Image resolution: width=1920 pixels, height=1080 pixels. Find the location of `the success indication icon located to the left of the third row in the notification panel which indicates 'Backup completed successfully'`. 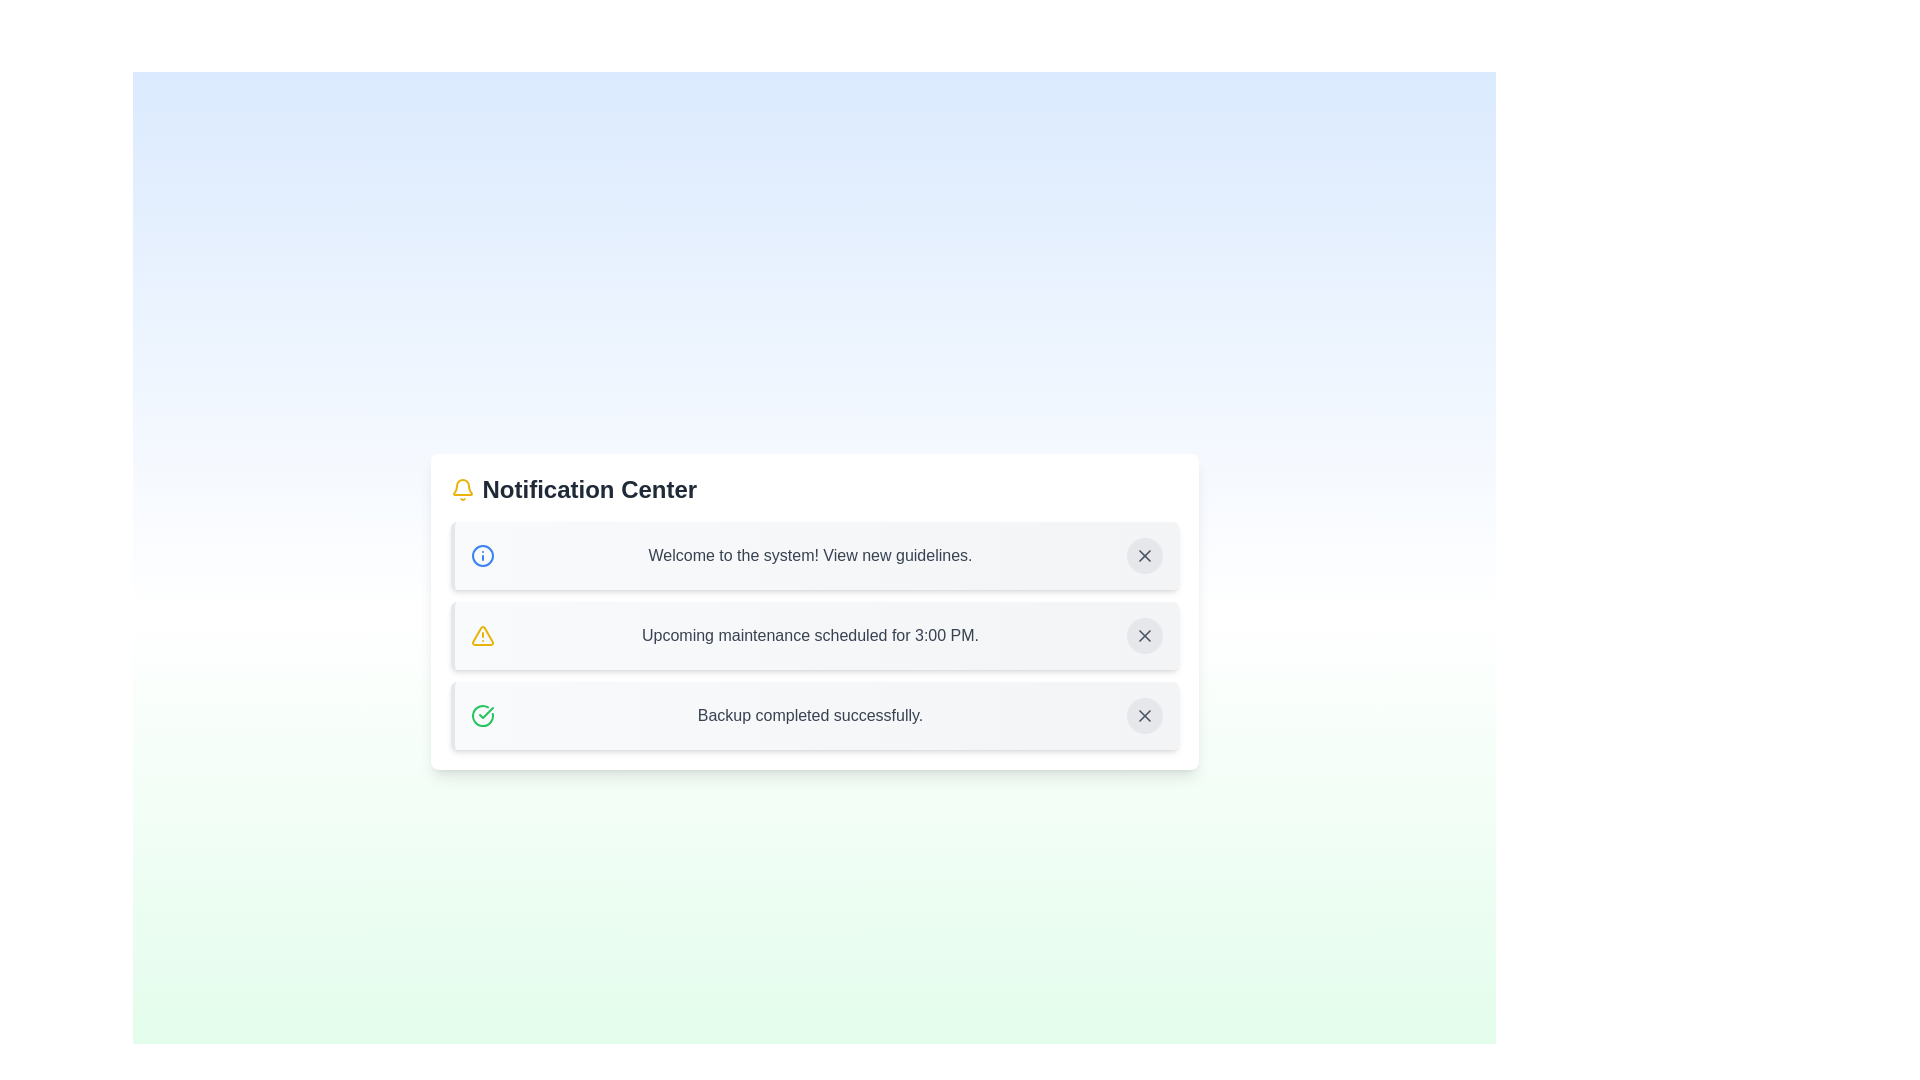

the success indication icon located to the left of the third row in the notification panel which indicates 'Backup completed successfully' is located at coordinates (482, 715).